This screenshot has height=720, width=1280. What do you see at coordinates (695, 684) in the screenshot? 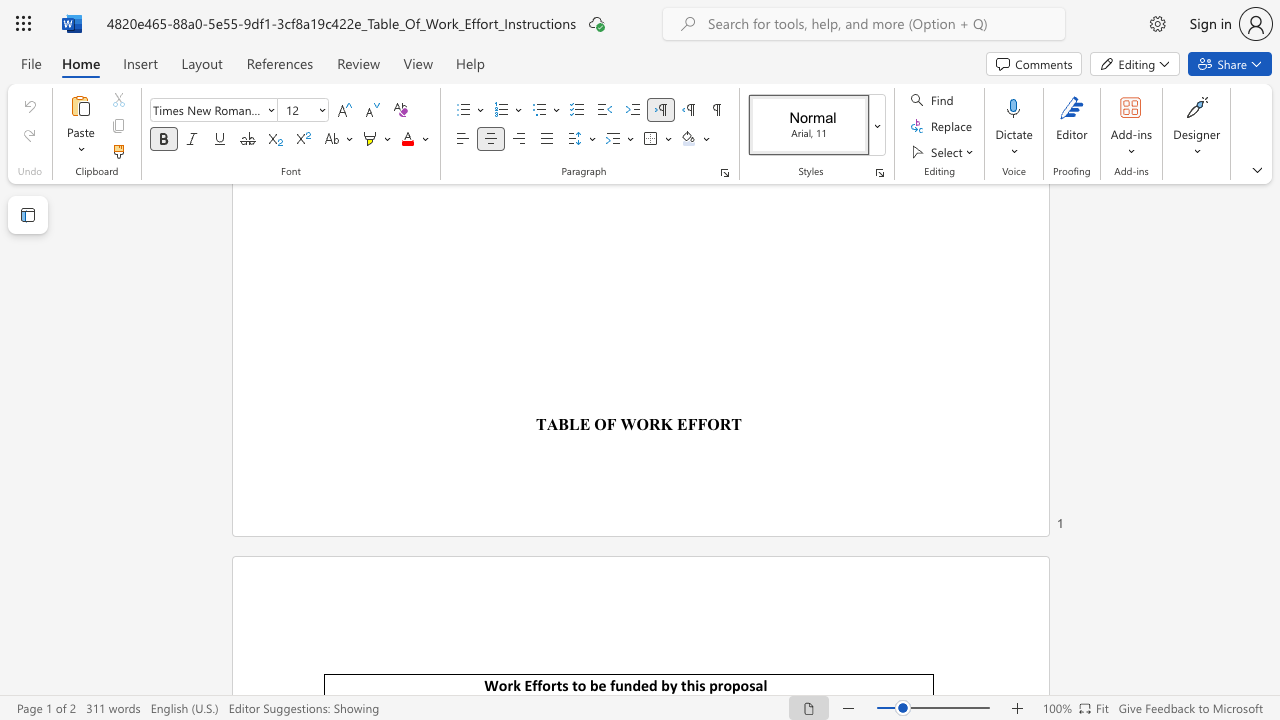
I see `the subset text "is pr" within the text "Work Efforts to be funded by this proposal"` at bounding box center [695, 684].